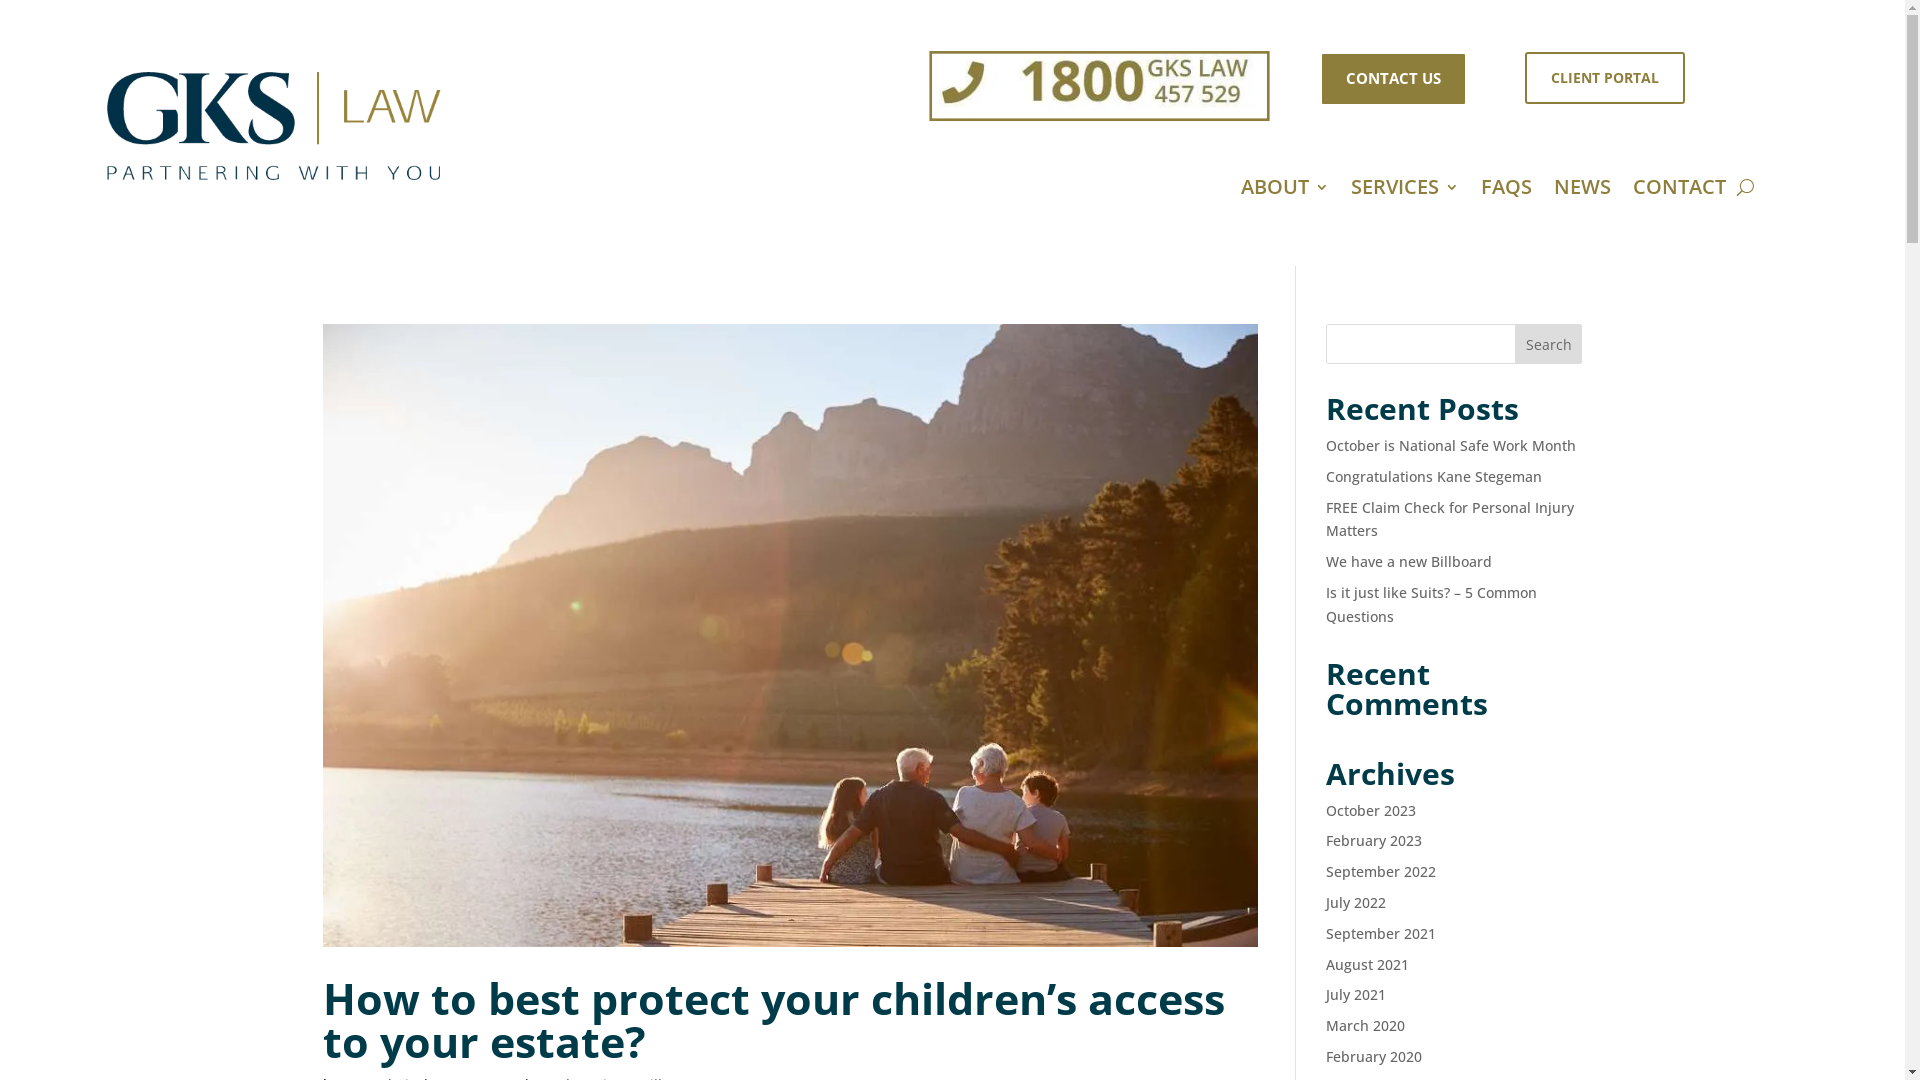 The width and height of the screenshot is (1920, 1080). I want to click on 'September 2021', so click(1380, 933).